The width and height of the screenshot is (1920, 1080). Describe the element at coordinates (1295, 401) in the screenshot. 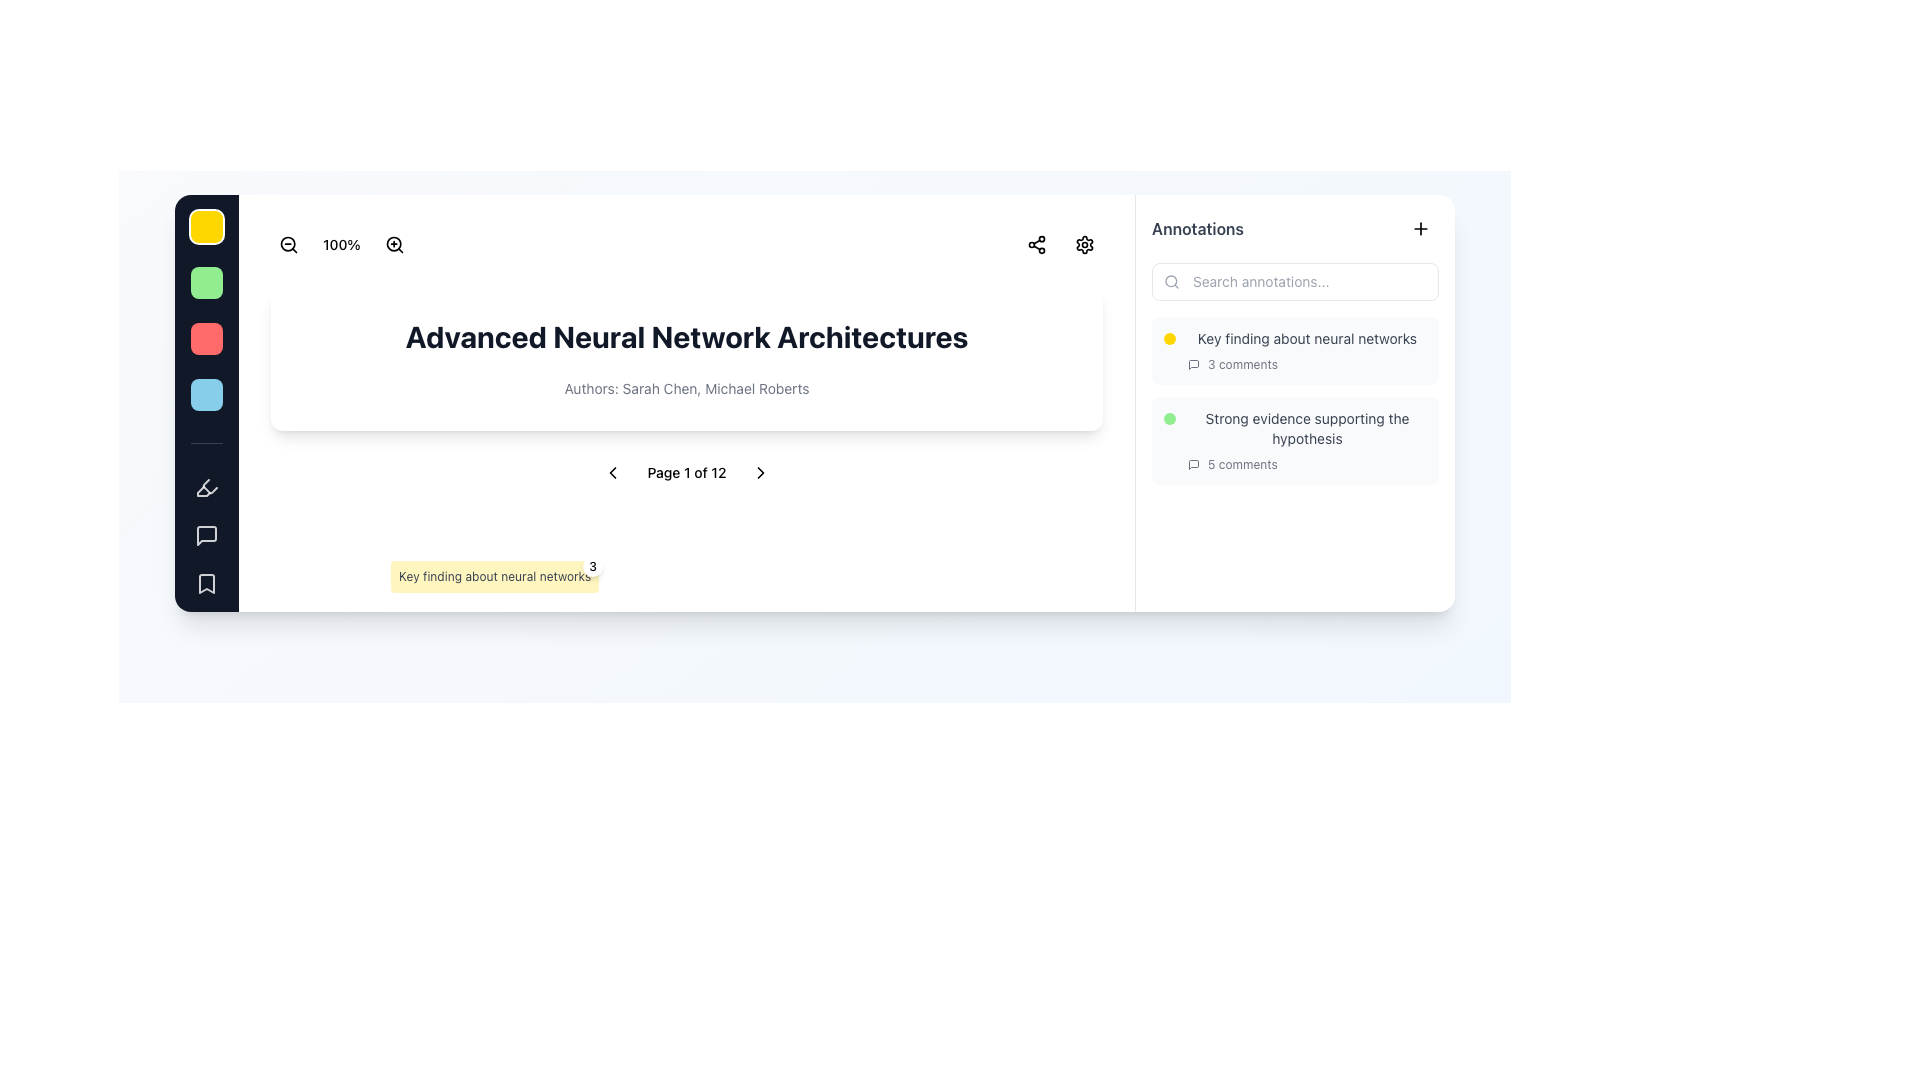

I see `the second Interactive annotation card in the Annotations section` at that location.